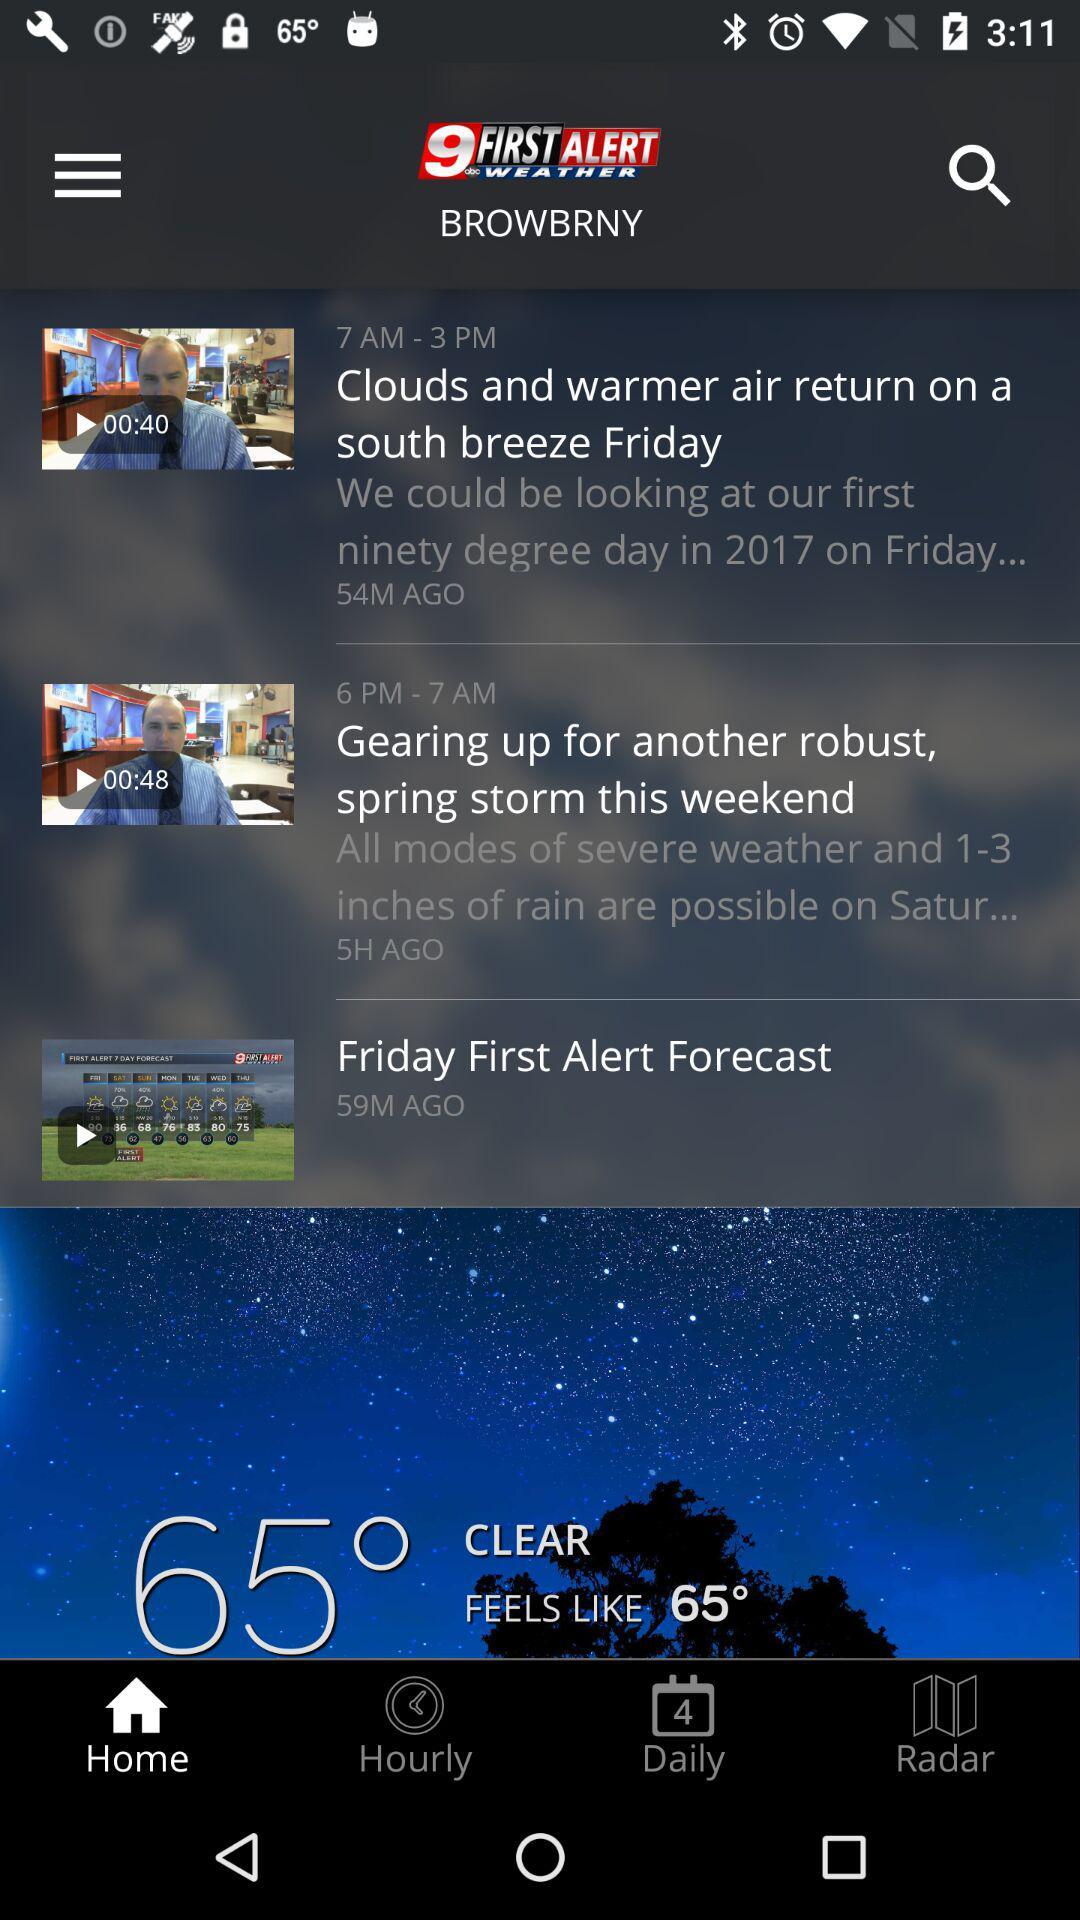 The image size is (1080, 1920). Describe the element at coordinates (413, 1726) in the screenshot. I see `item to the right of home item` at that location.